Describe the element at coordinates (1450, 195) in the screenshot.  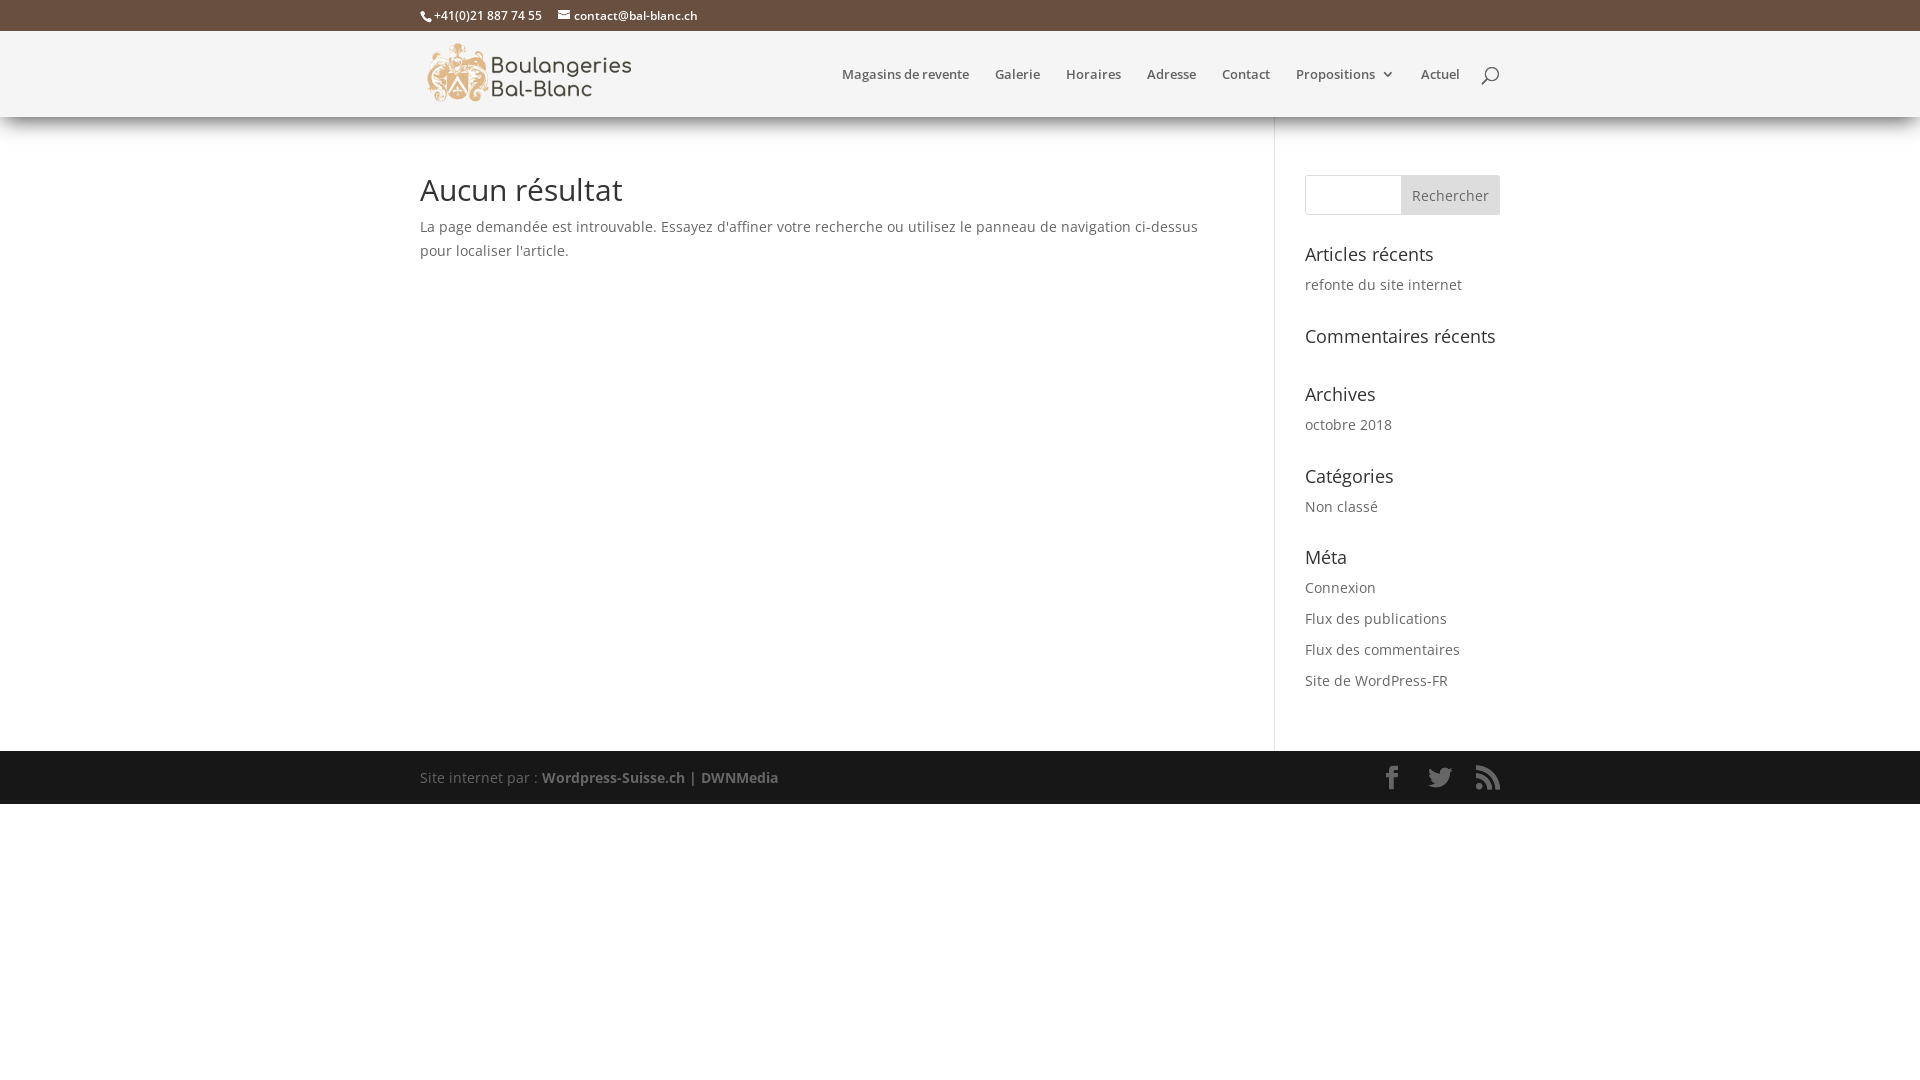
I see `'Rechercher'` at that location.